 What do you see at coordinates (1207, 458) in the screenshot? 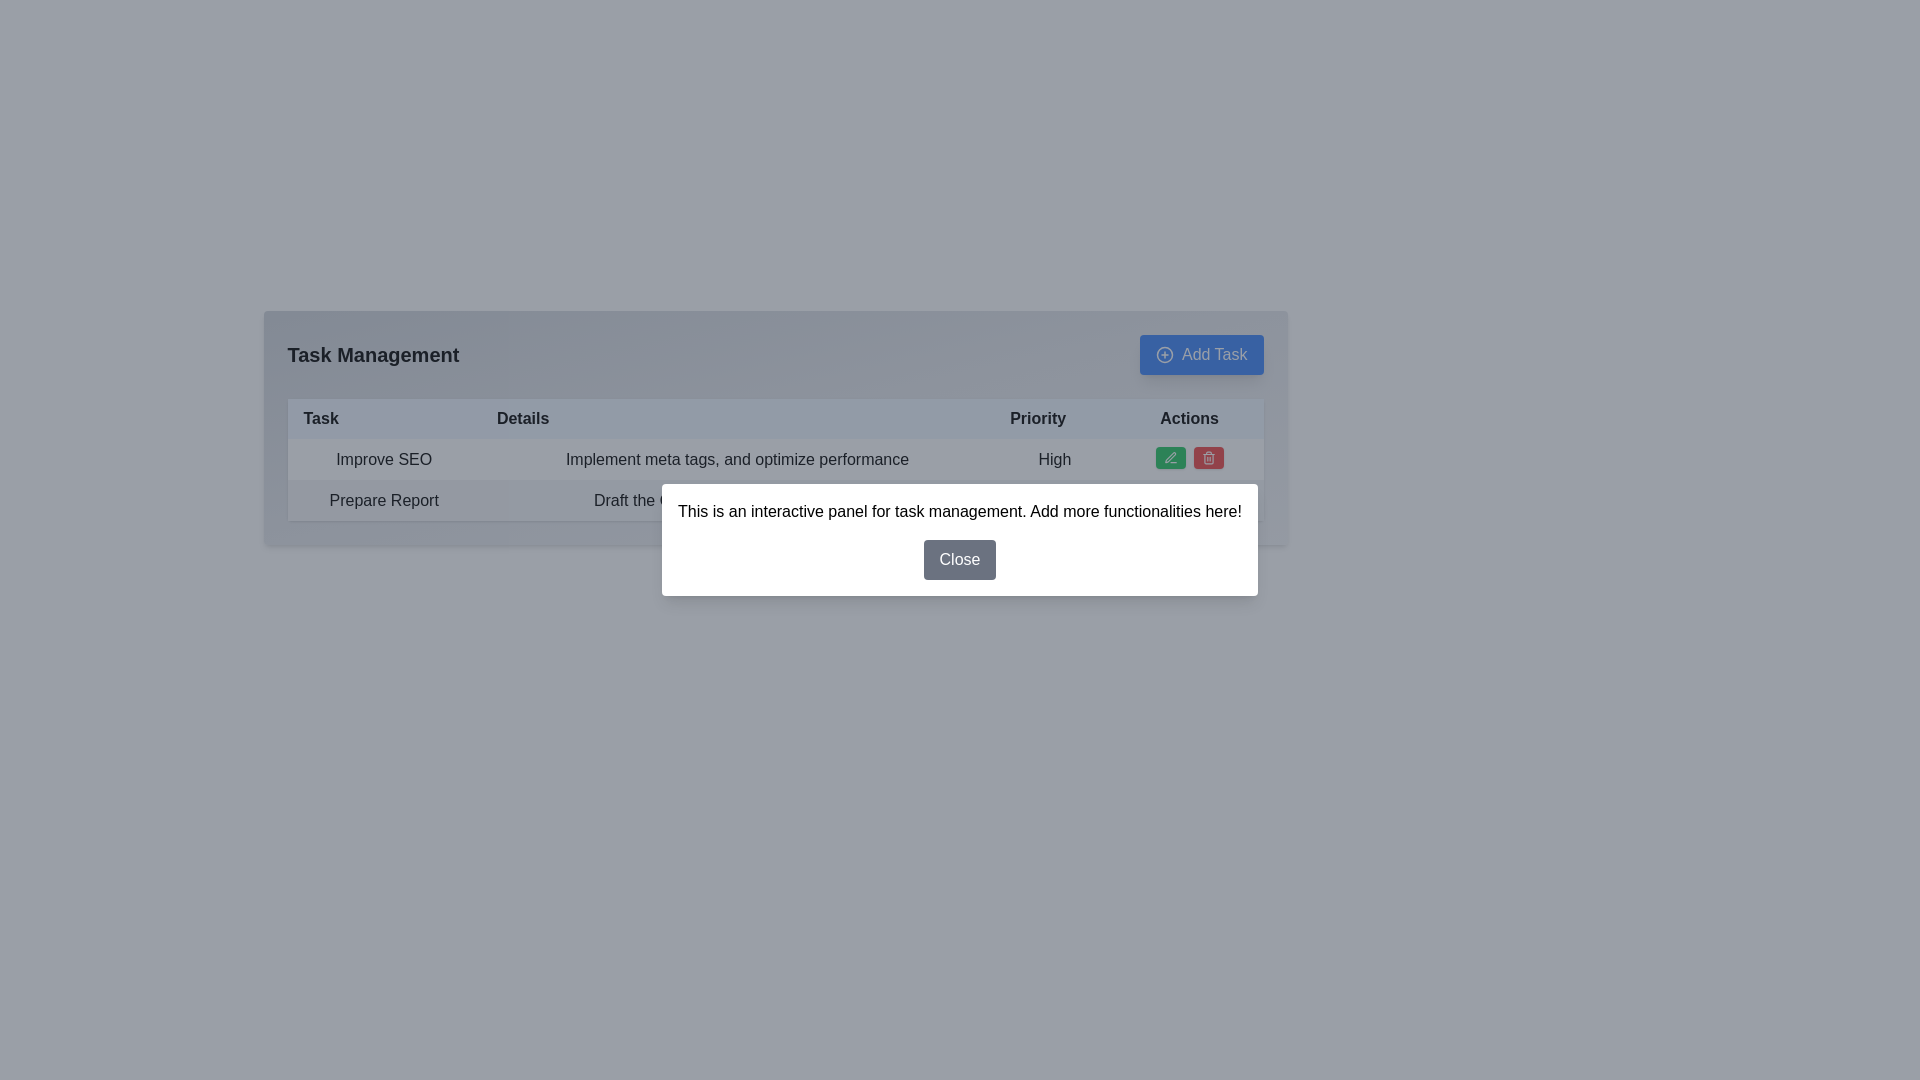
I see `the delete icon button in the 'Actions' column of the 'Task Management' section` at bounding box center [1207, 458].